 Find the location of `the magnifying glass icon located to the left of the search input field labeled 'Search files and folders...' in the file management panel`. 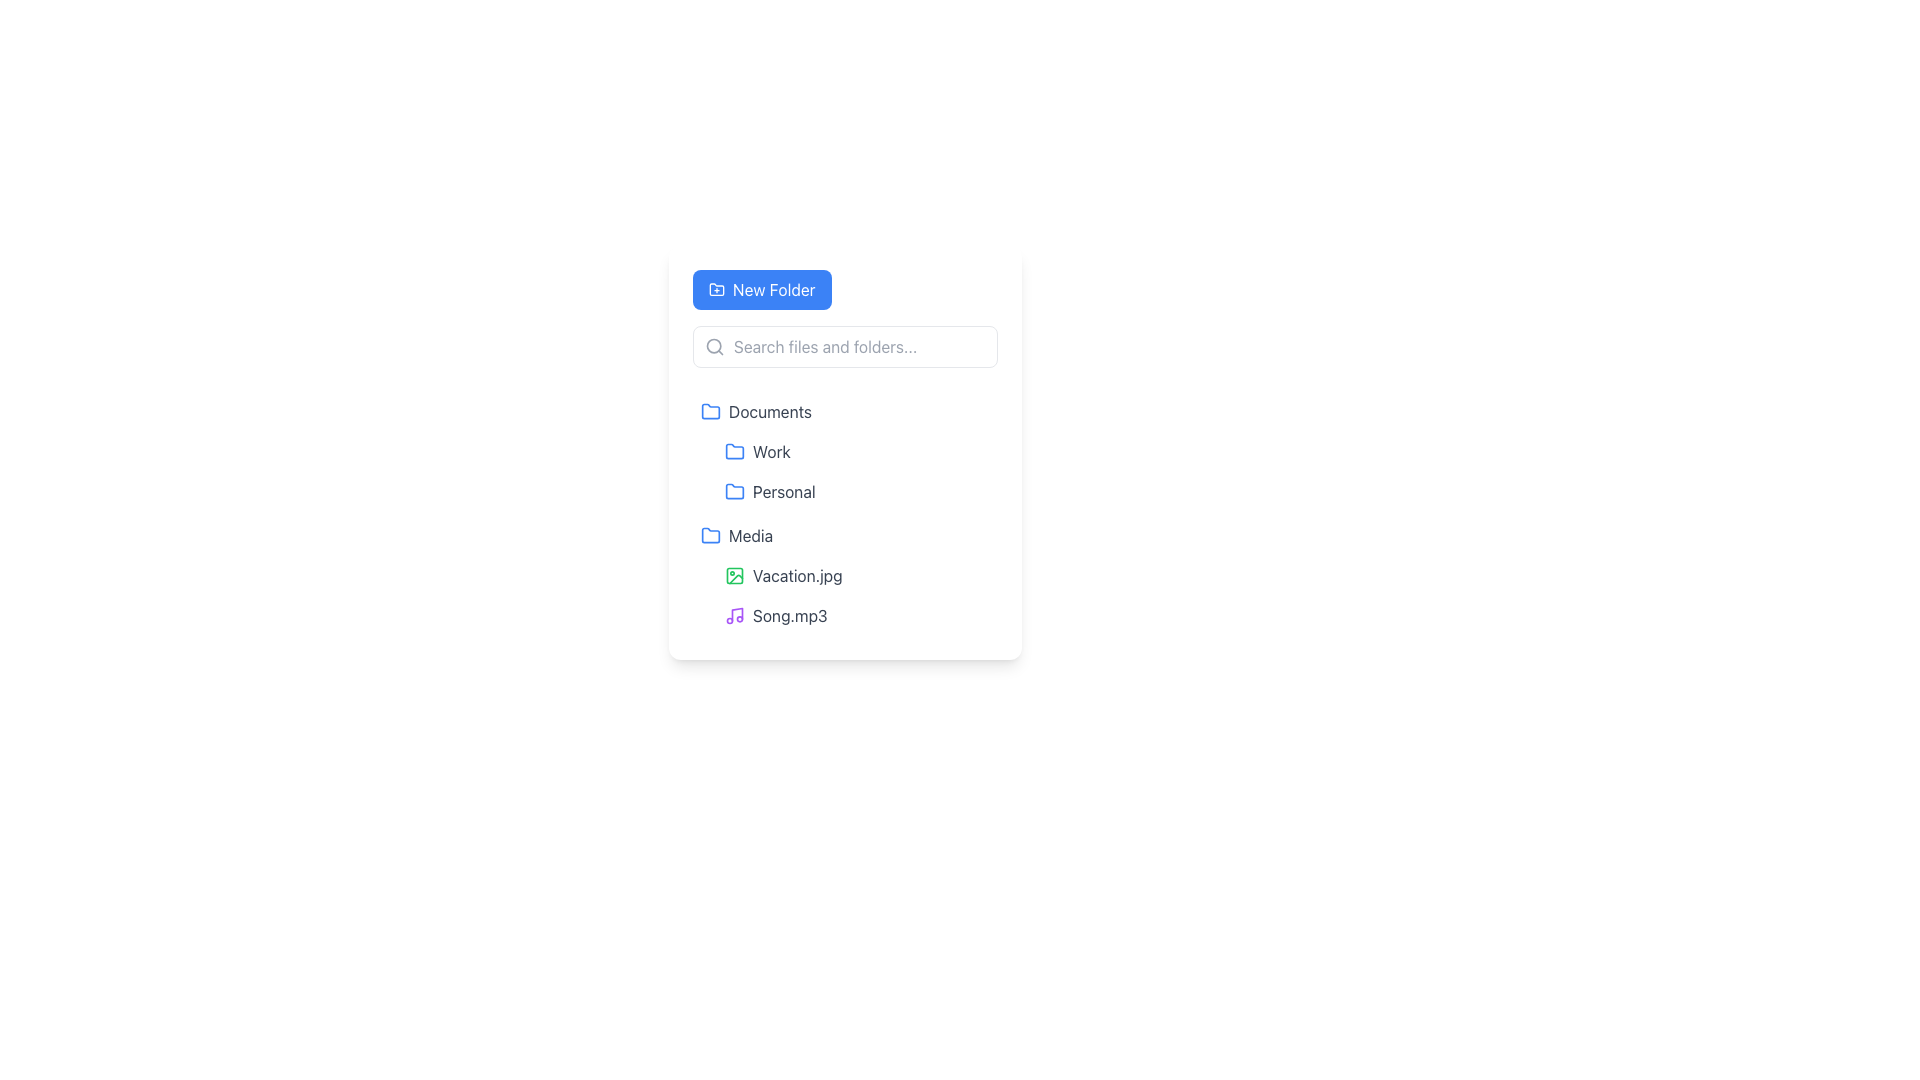

the magnifying glass icon located to the left of the search input field labeled 'Search files and folders...' in the file management panel is located at coordinates (715, 346).